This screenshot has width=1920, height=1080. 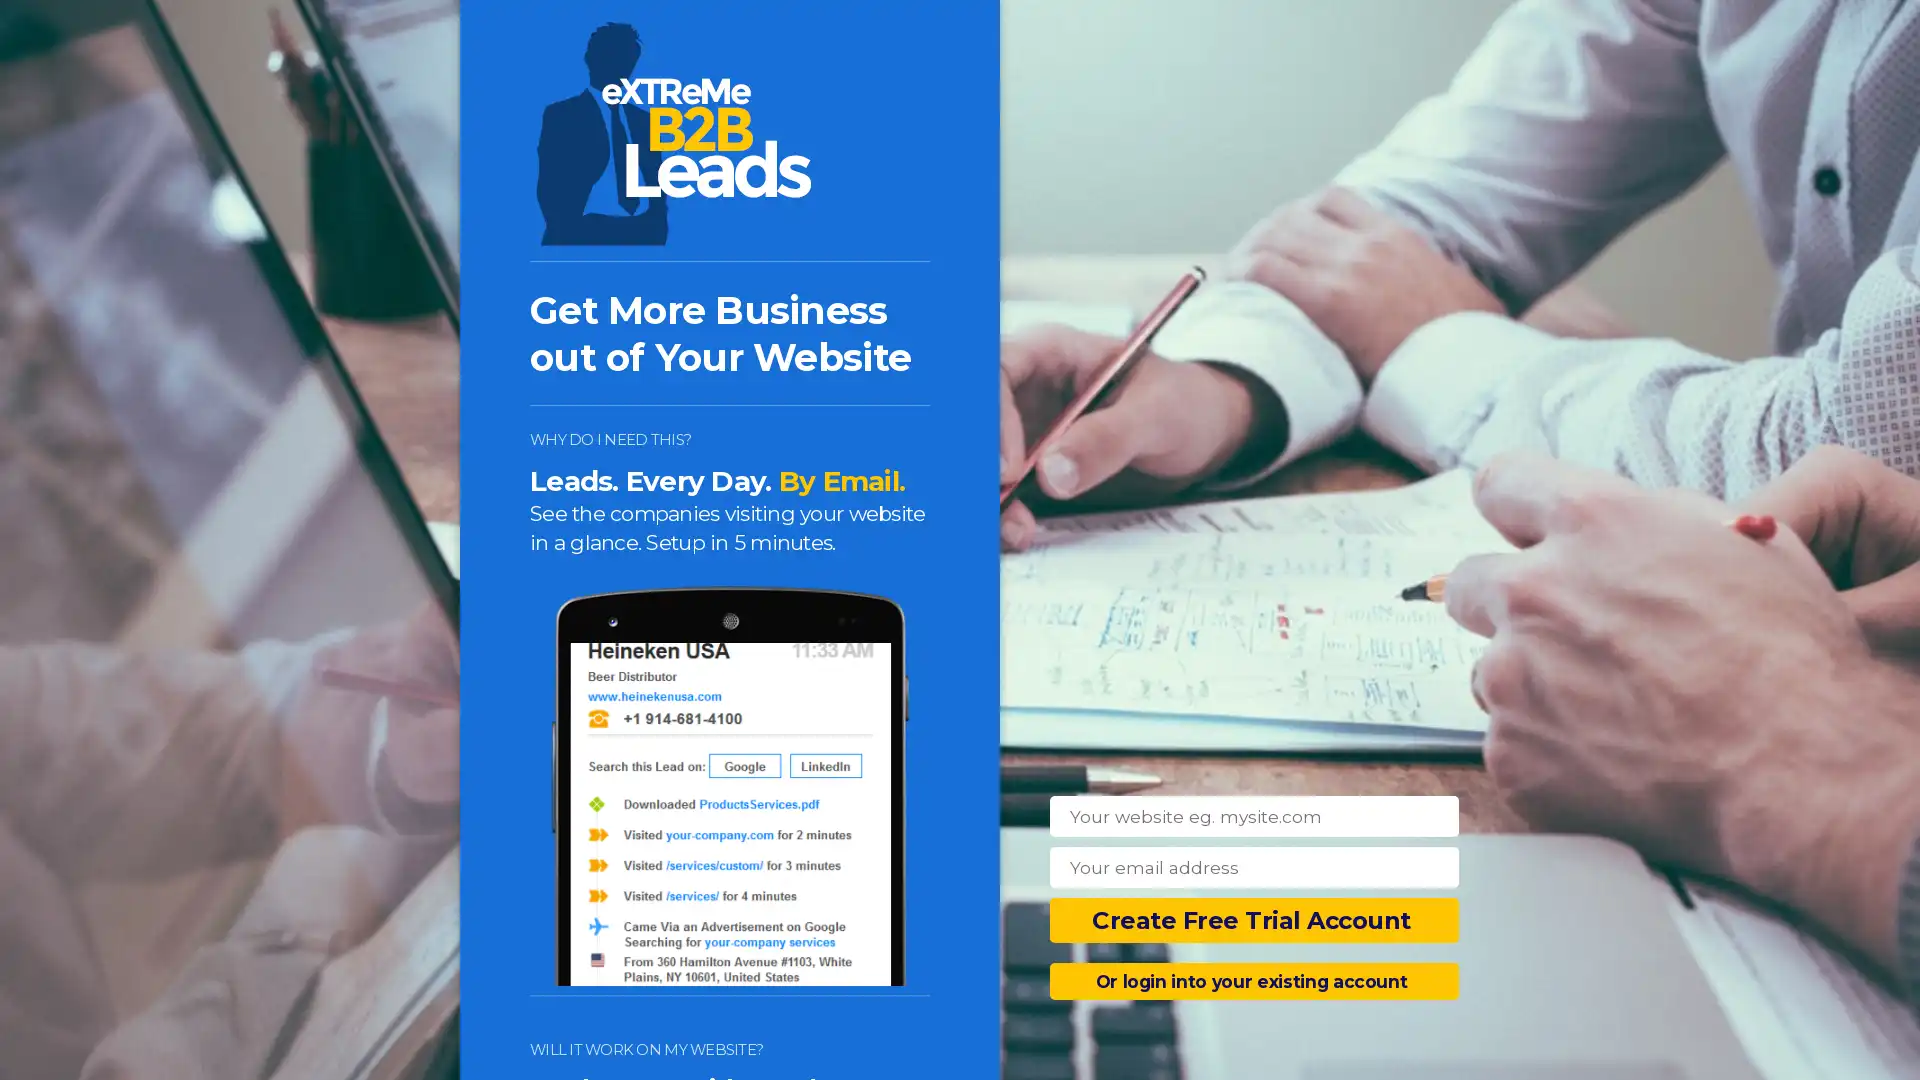 What do you see at coordinates (1253, 920) in the screenshot?
I see `Create Free Trial Account` at bounding box center [1253, 920].